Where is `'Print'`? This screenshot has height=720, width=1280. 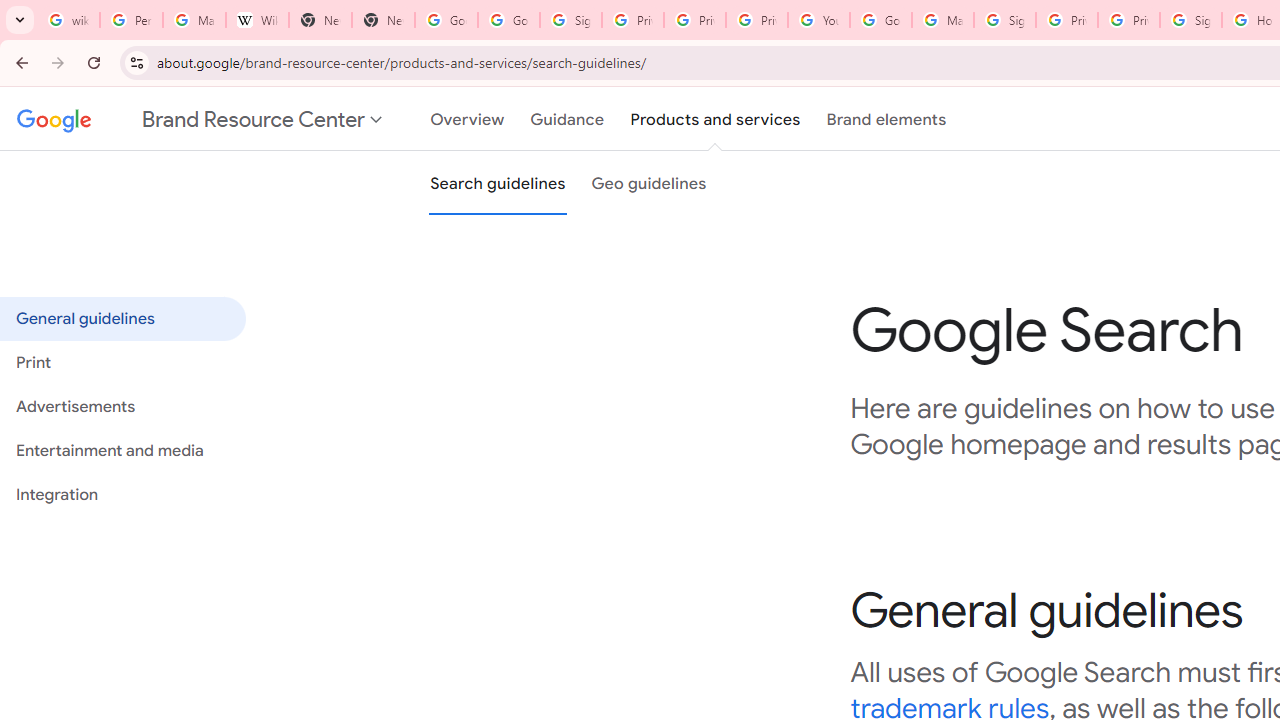 'Print' is located at coordinates (121, 363).